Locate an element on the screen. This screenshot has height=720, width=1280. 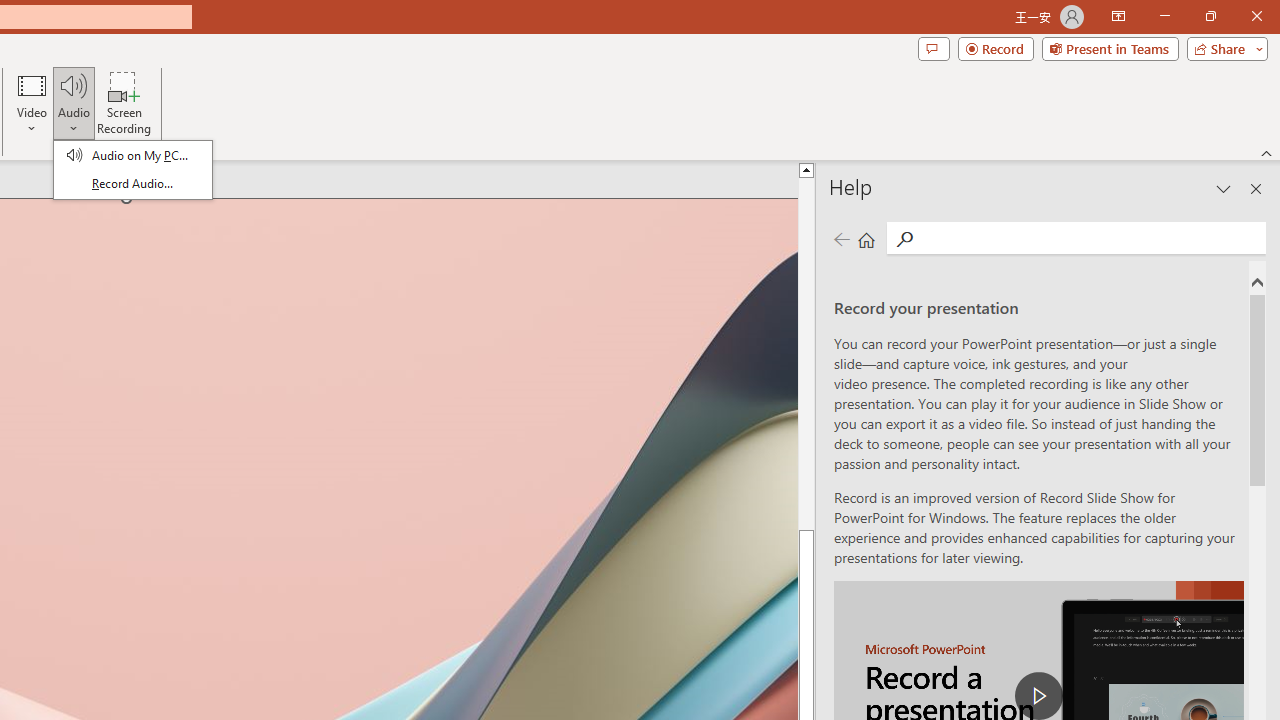
'play Record a Presentation' is located at coordinates (1038, 694).